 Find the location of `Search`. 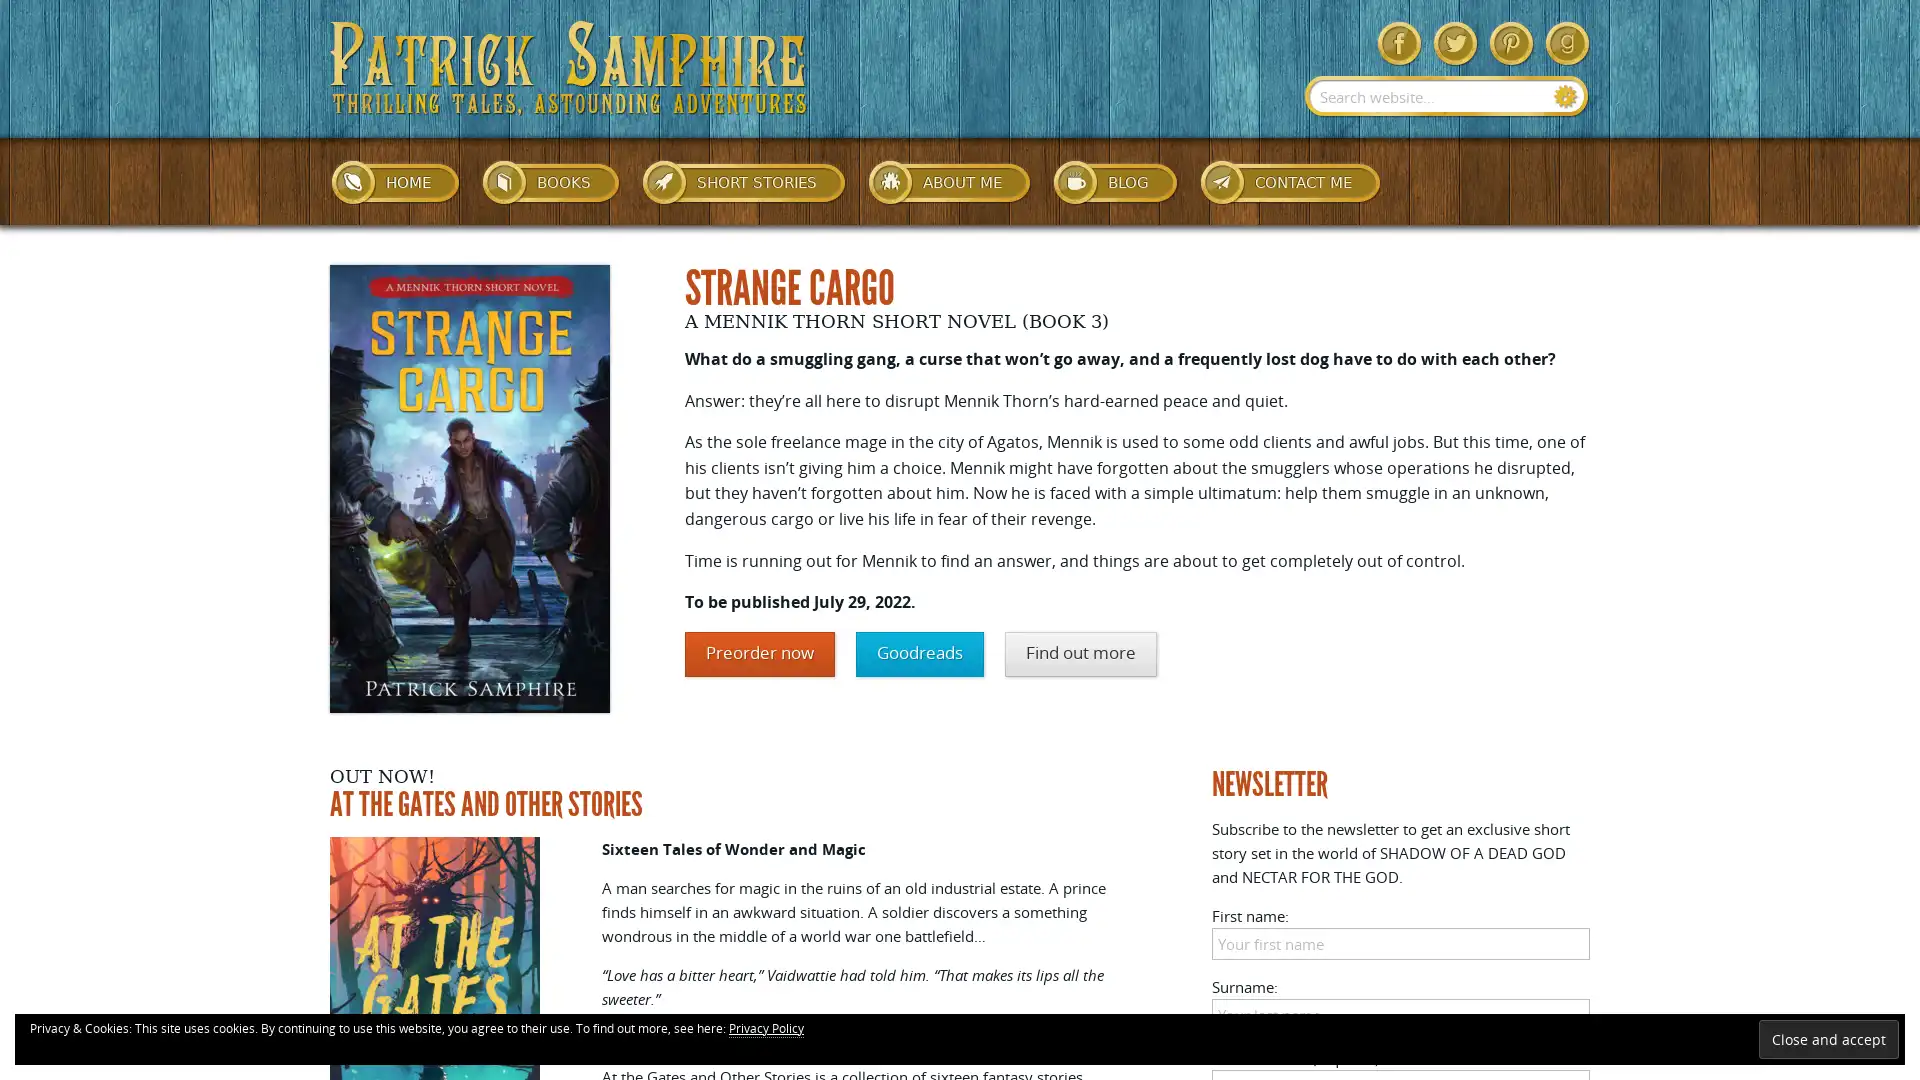

Search is located at coordinates (1565, 96).